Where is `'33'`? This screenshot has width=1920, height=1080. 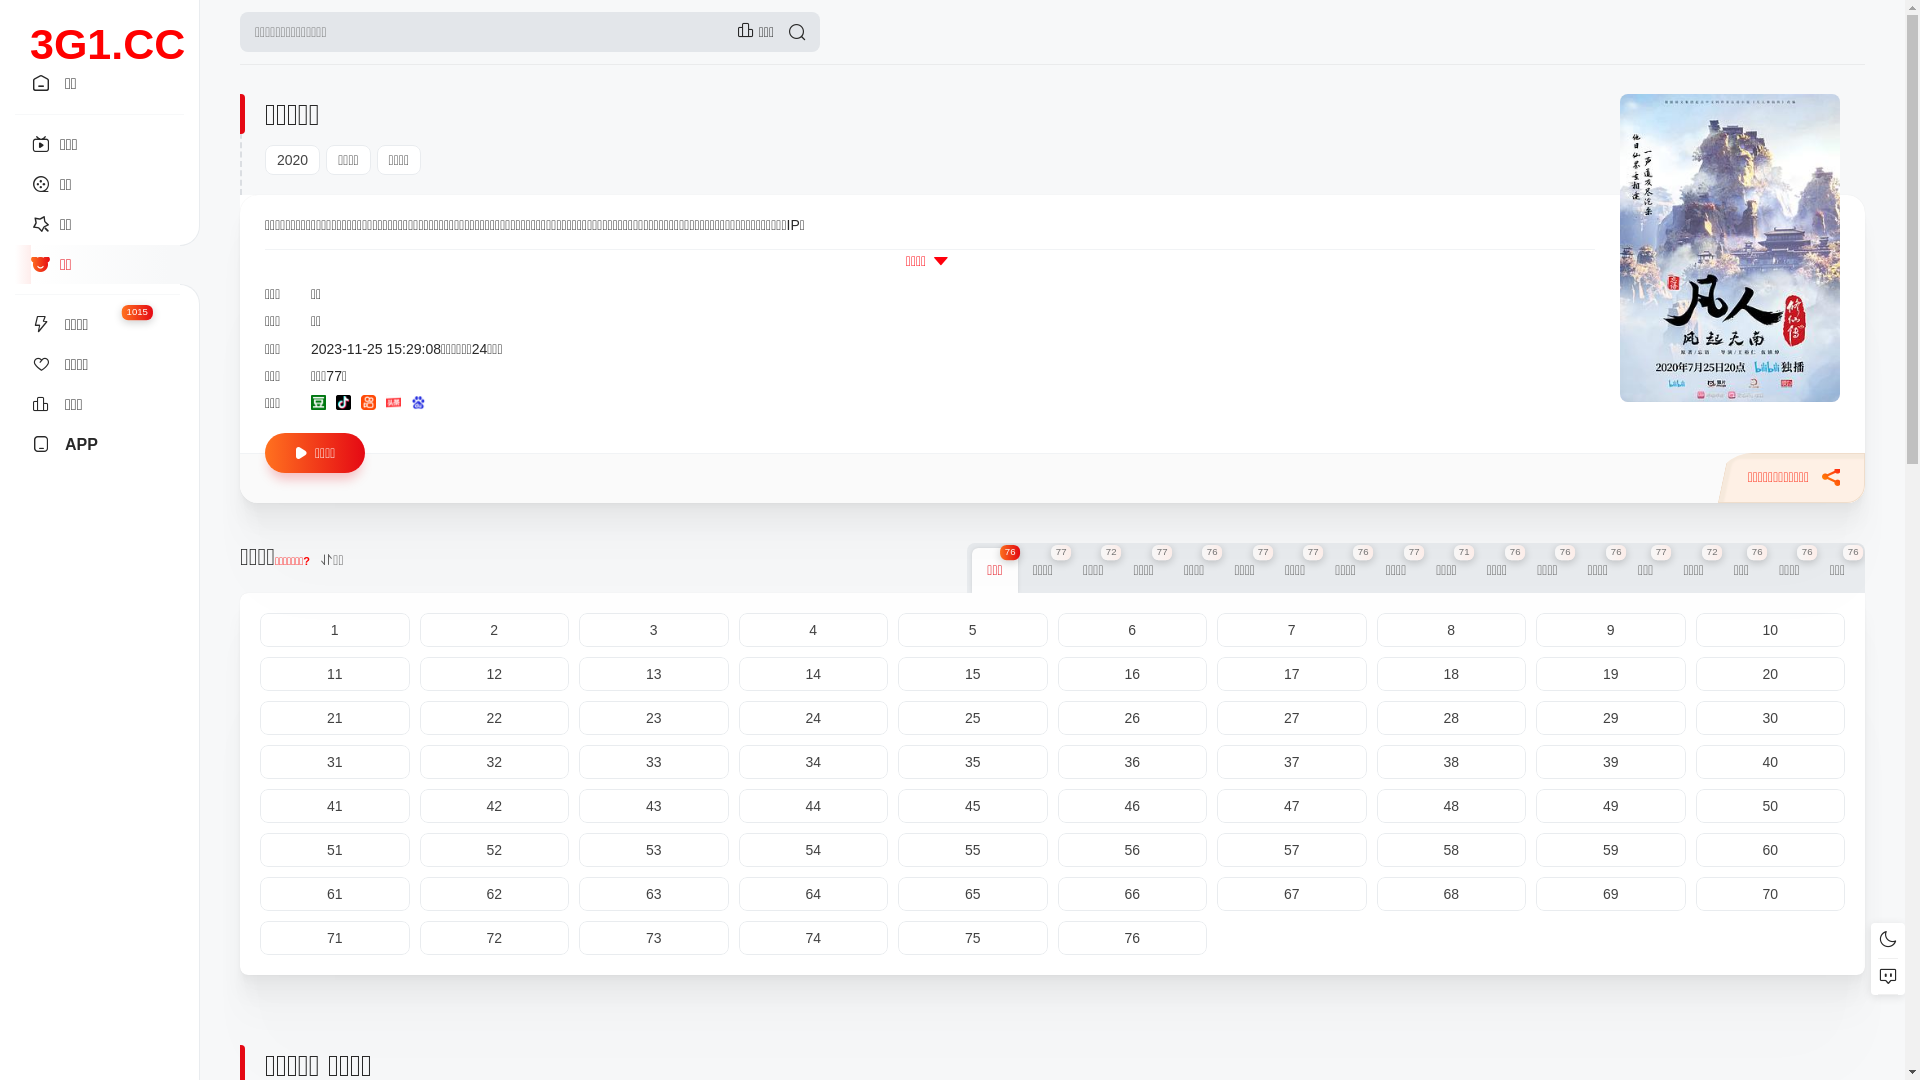
'33' is located at coordinates (578, 762).